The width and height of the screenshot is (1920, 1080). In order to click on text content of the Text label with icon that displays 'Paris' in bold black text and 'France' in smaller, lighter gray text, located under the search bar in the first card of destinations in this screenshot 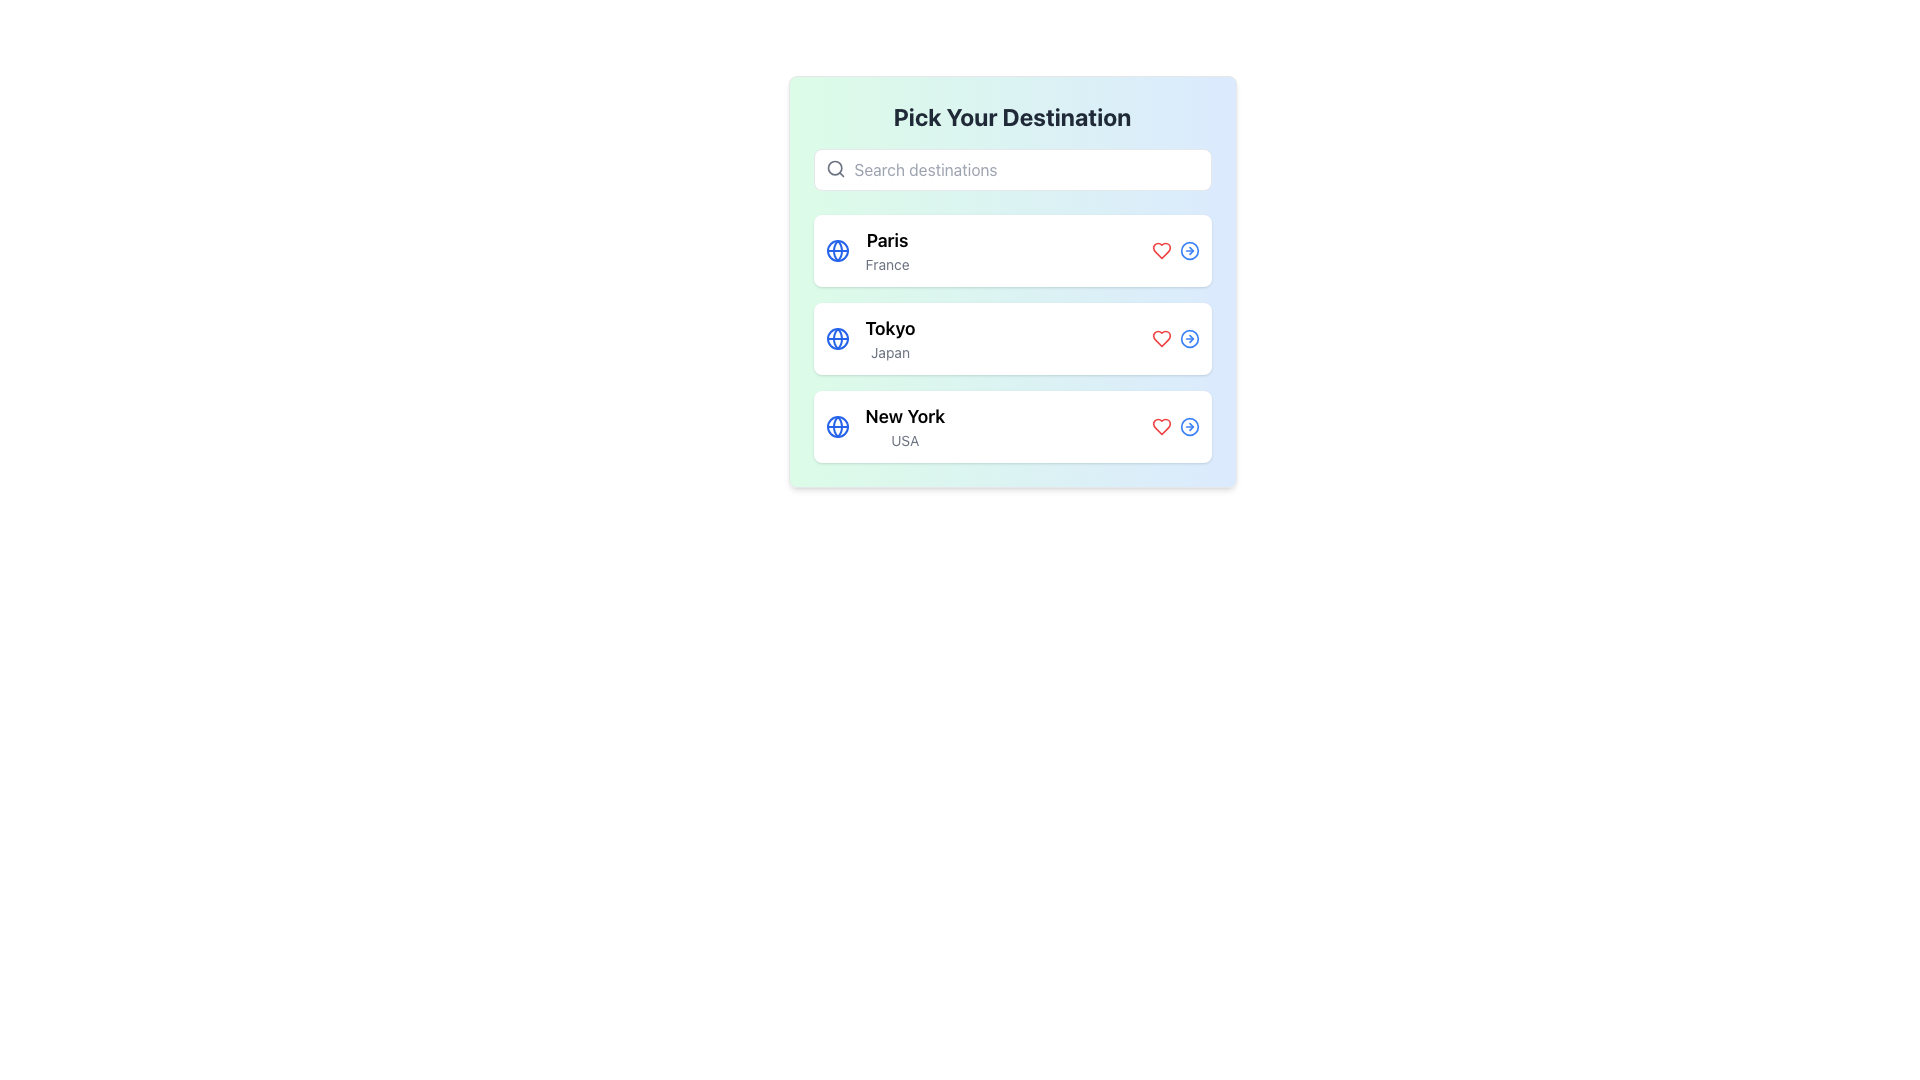, I will do `click(867, 249)`.